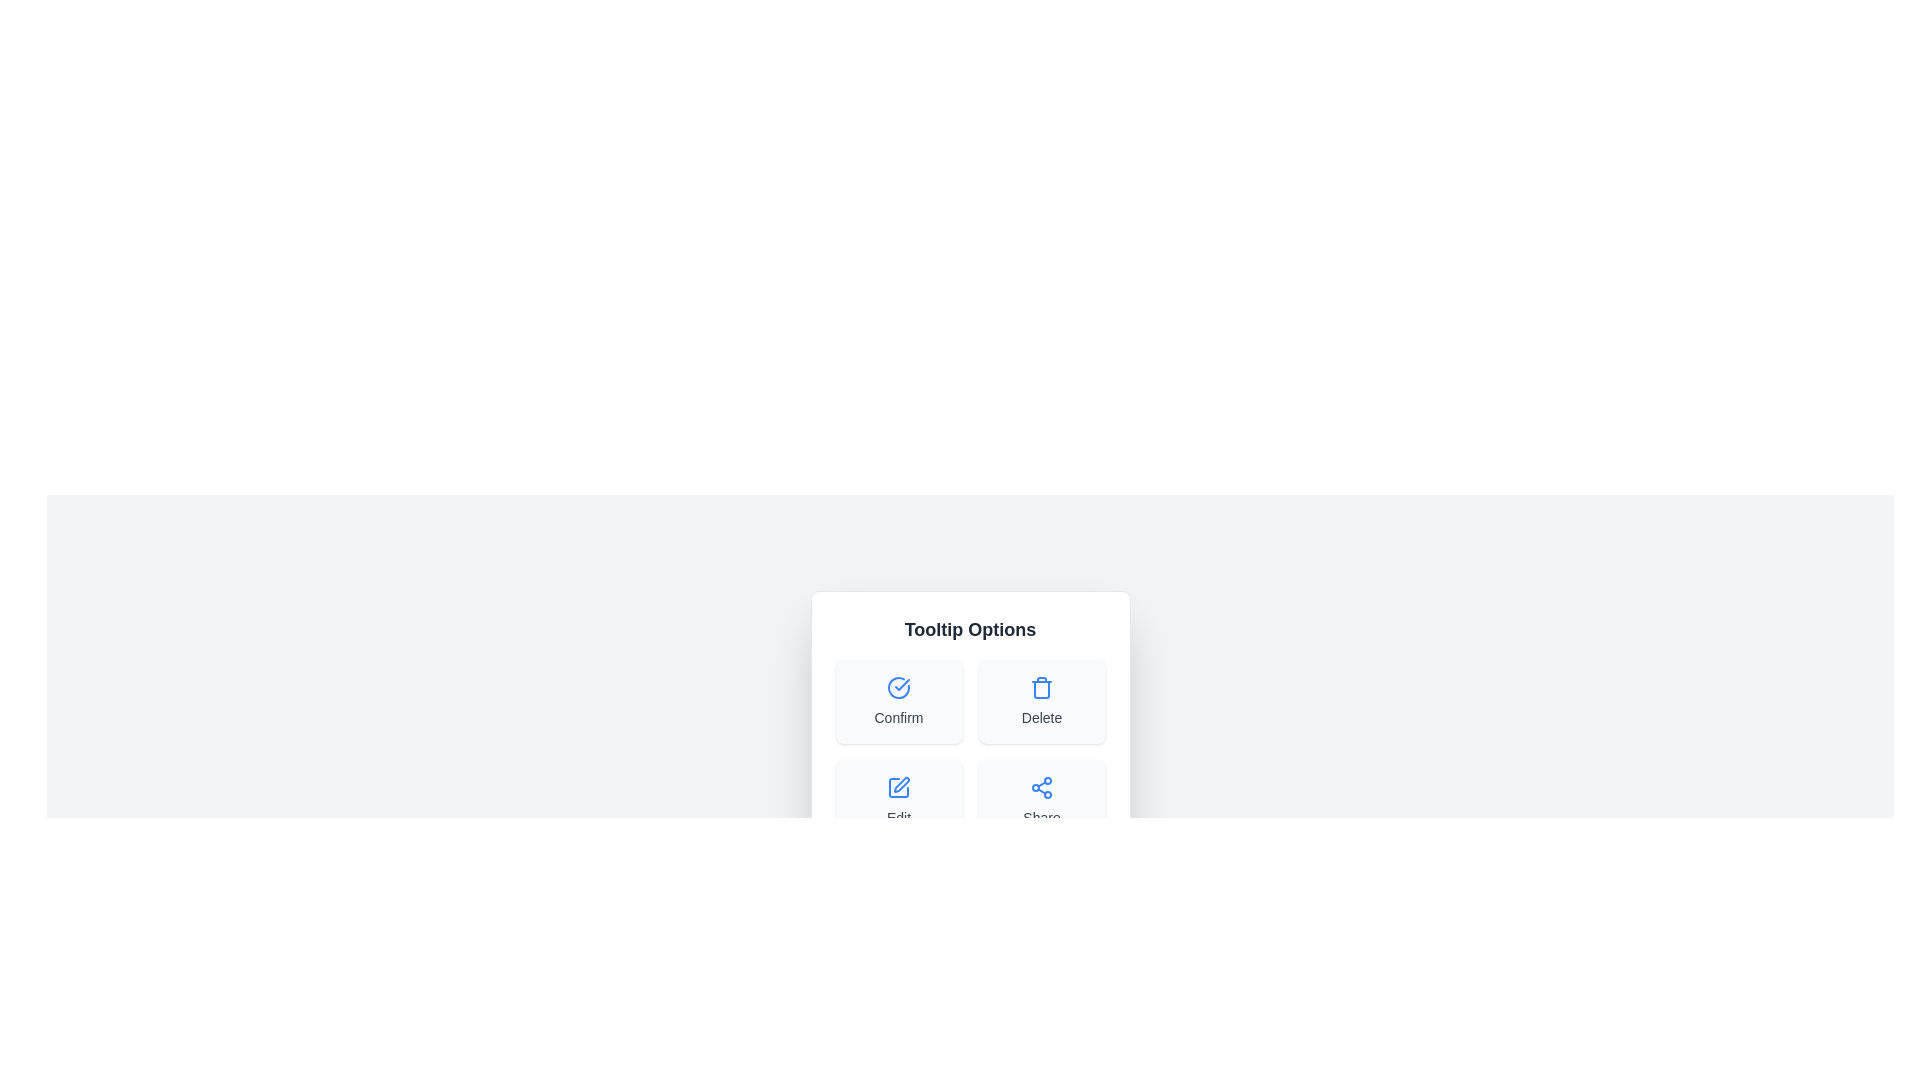  What do you see at coordinates (897, 817) in the screenshot?
I see `the 'Edit' label, which is a small text label styled in gray, located below an editing icon within a card-like structure` at bounding box center [897, 817].